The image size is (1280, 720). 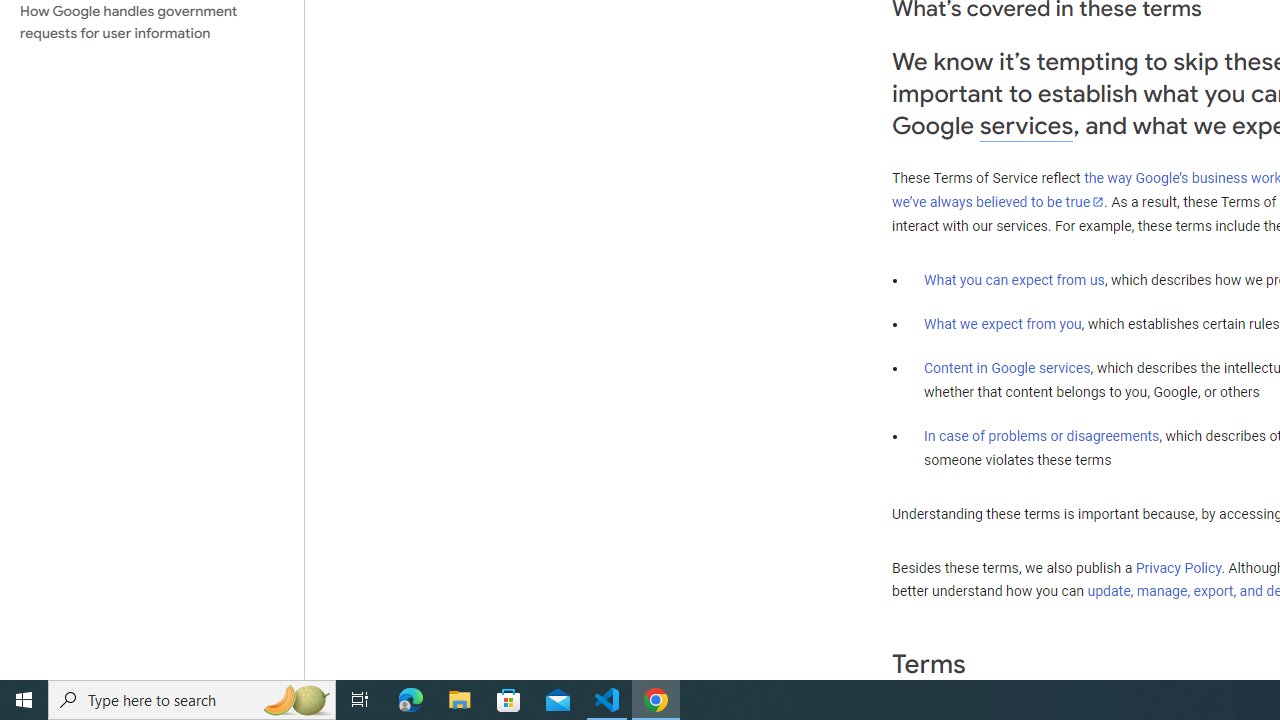 What do you see at coordinates (1178, 567) in the screenshot?
I see `'Privacy Policy'` at bounding box center [1178, 567].